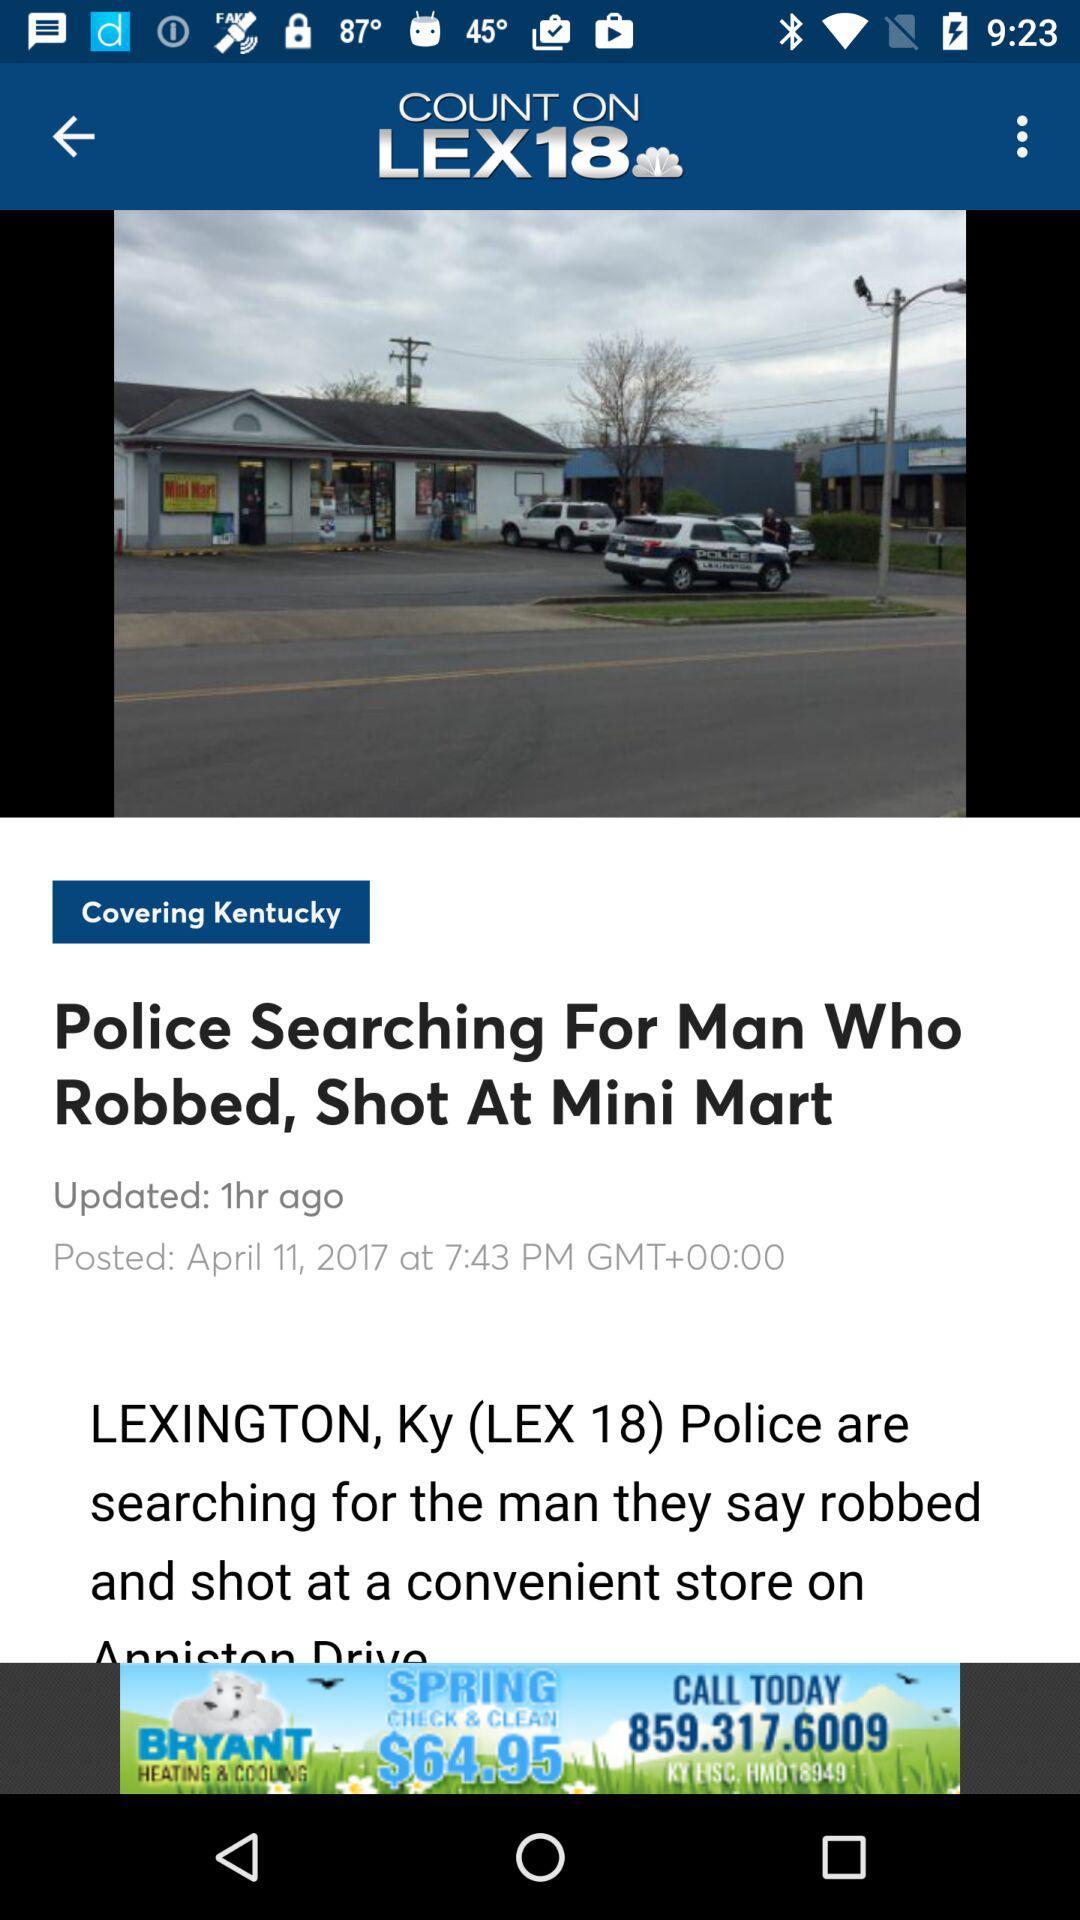 The image size is (1080, 1920). Describe the element at coordinates (540, 1727) in the screenshot. I see `advertisement` at that location.